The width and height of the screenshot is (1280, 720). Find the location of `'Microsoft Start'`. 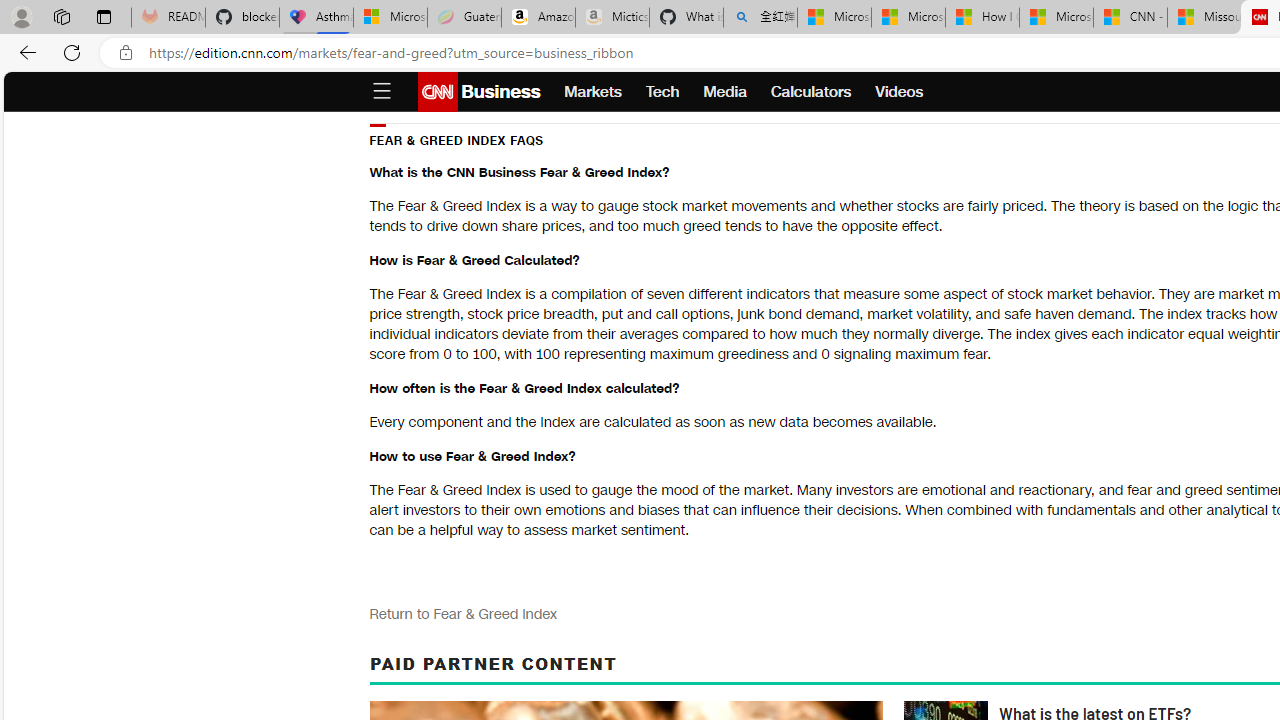

'Microsoft Start' is located at coordinates (1055, 17).